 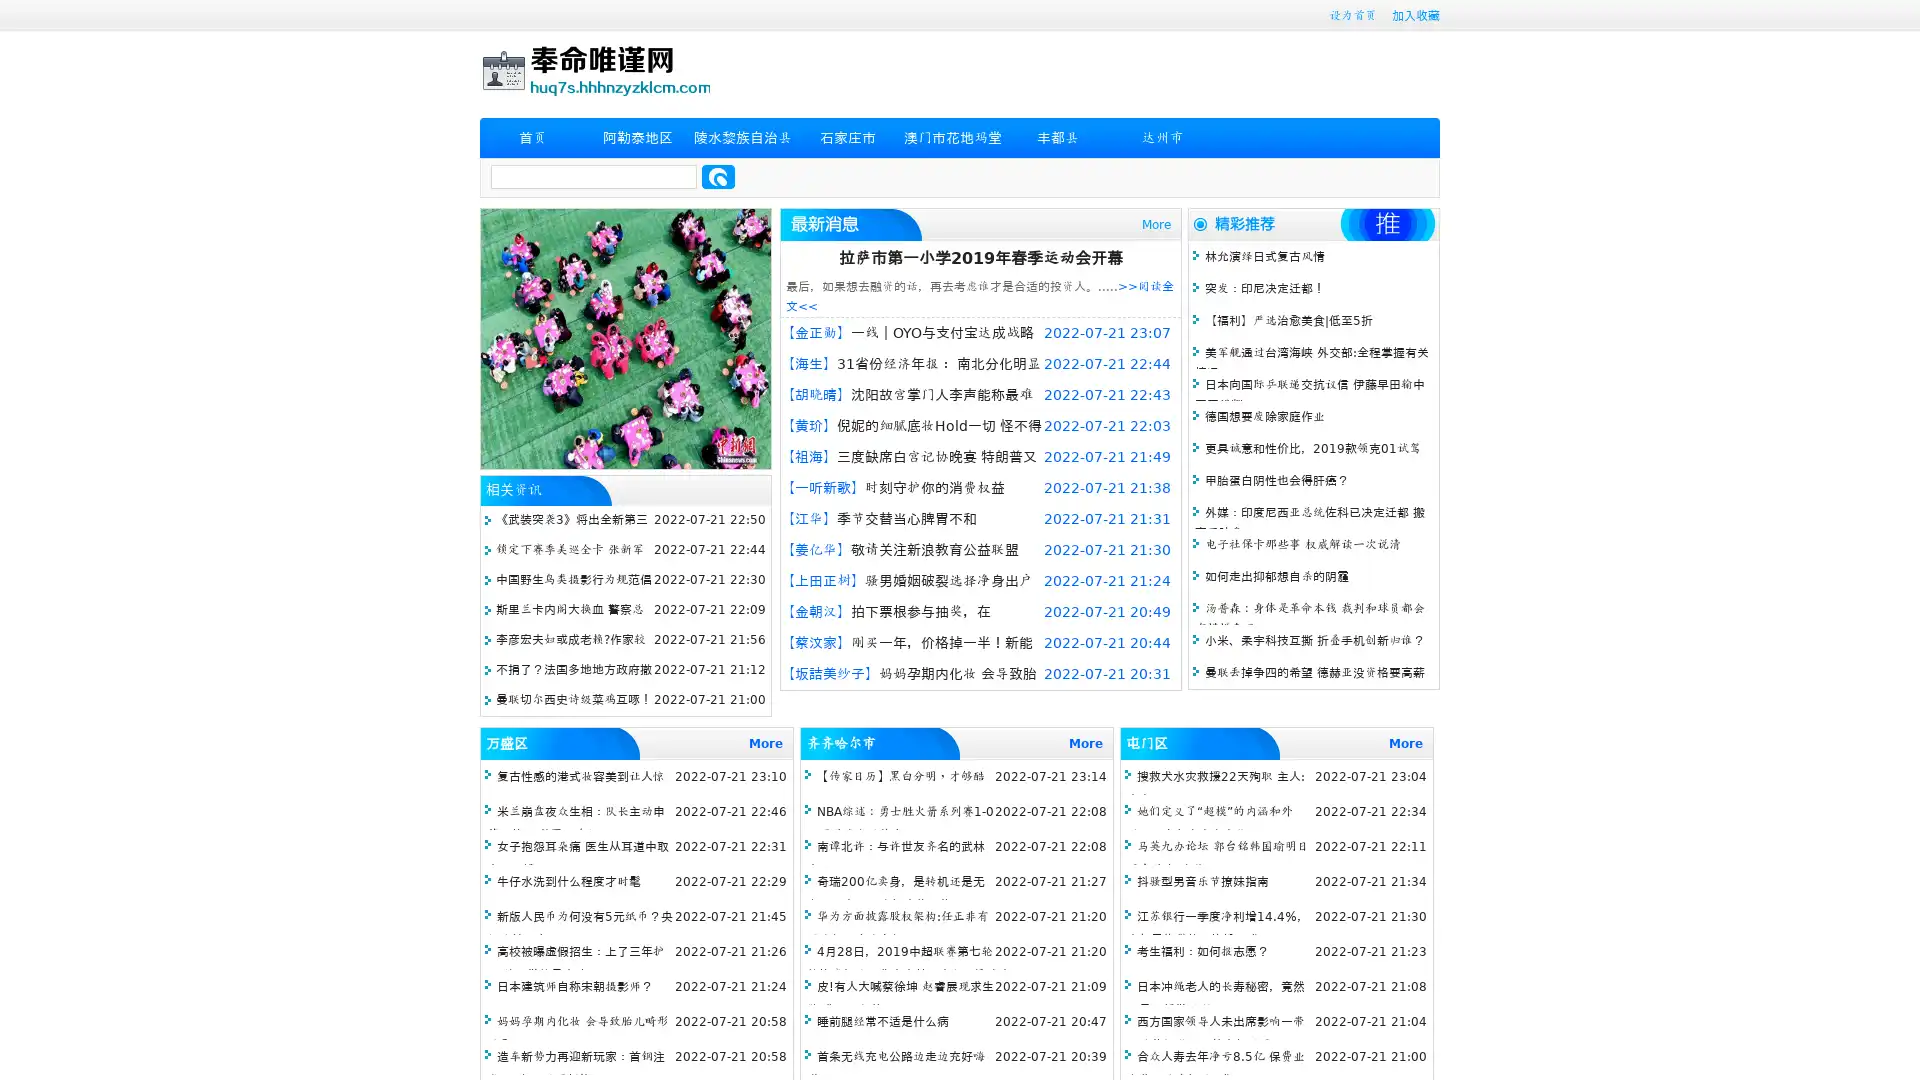 I want to click on Search, so click(x=718, y=176).